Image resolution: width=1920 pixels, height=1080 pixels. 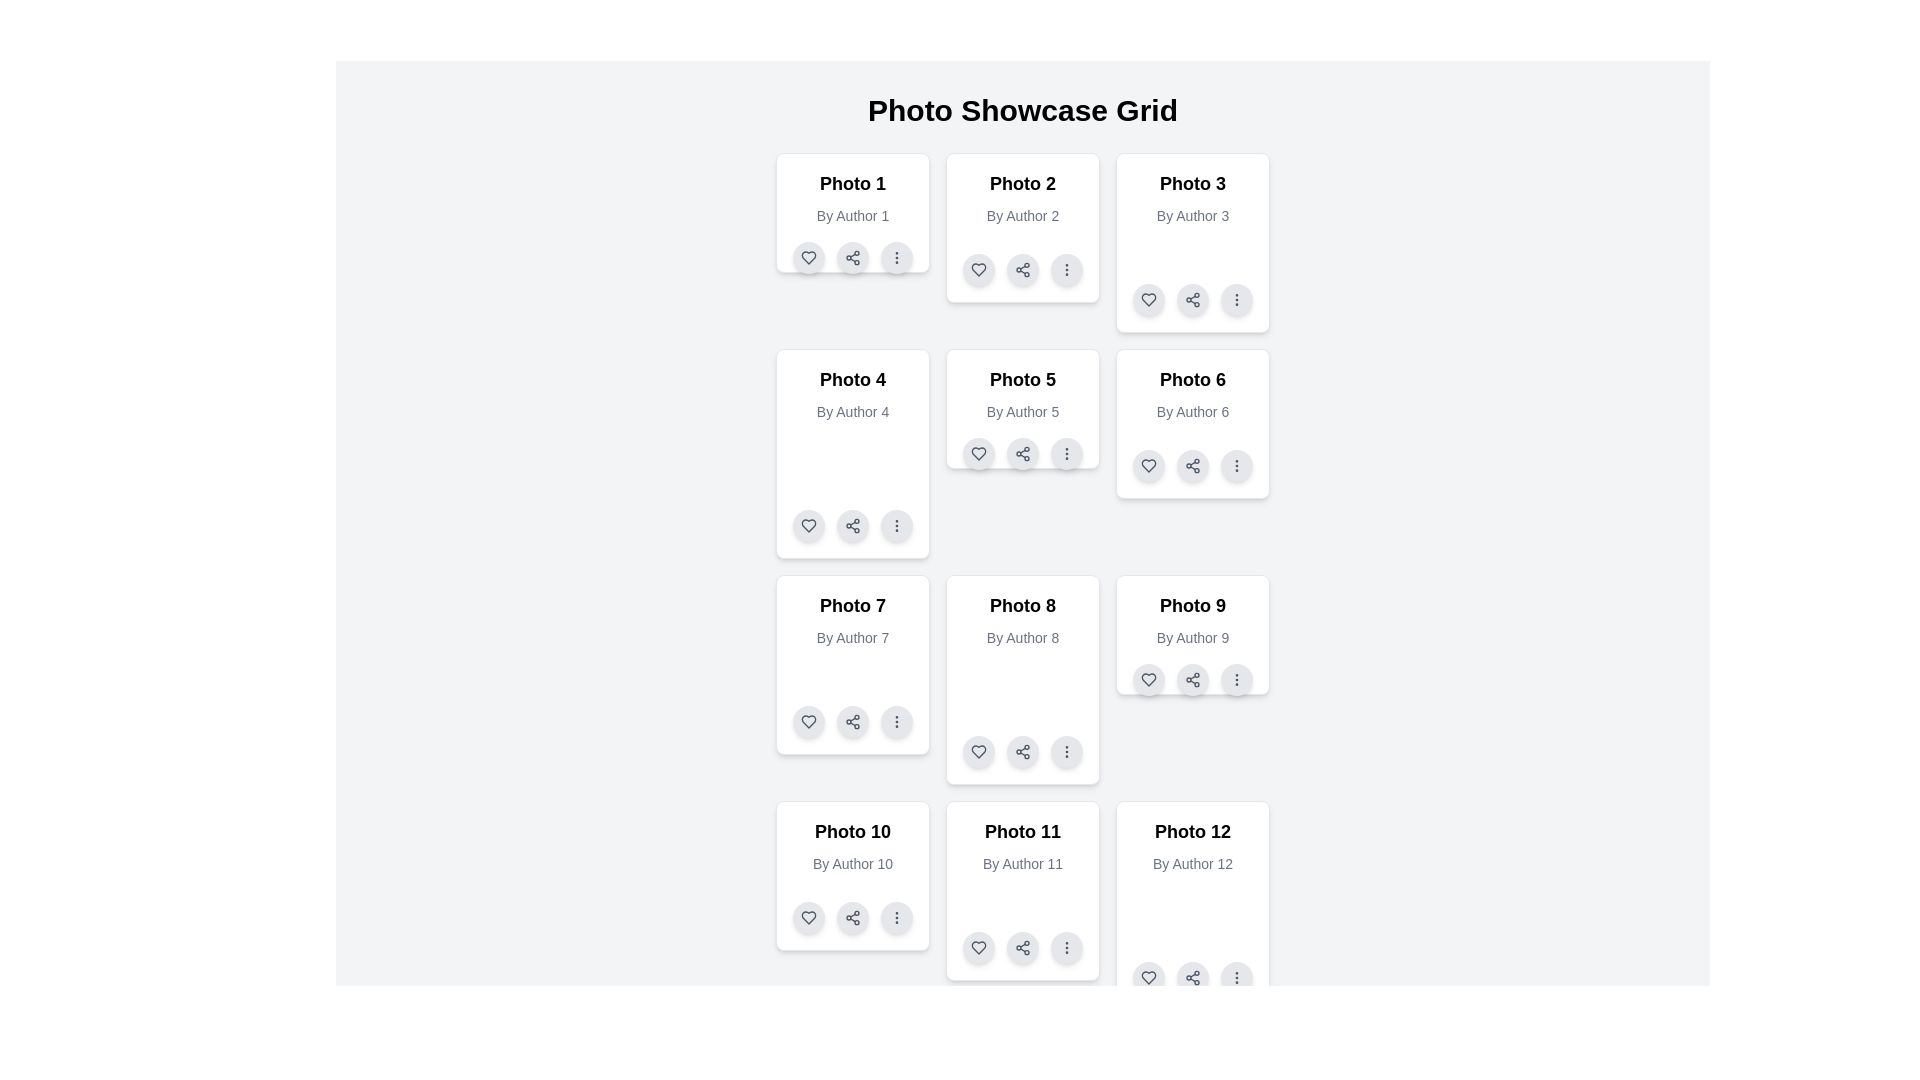 What do you see at coordinates (979, 270) in the screenshot?
I see `the heart-shaped icon located at the bottom-left of the card titled 'Photo 2' to interact with it` at bounding box center [979, 270].